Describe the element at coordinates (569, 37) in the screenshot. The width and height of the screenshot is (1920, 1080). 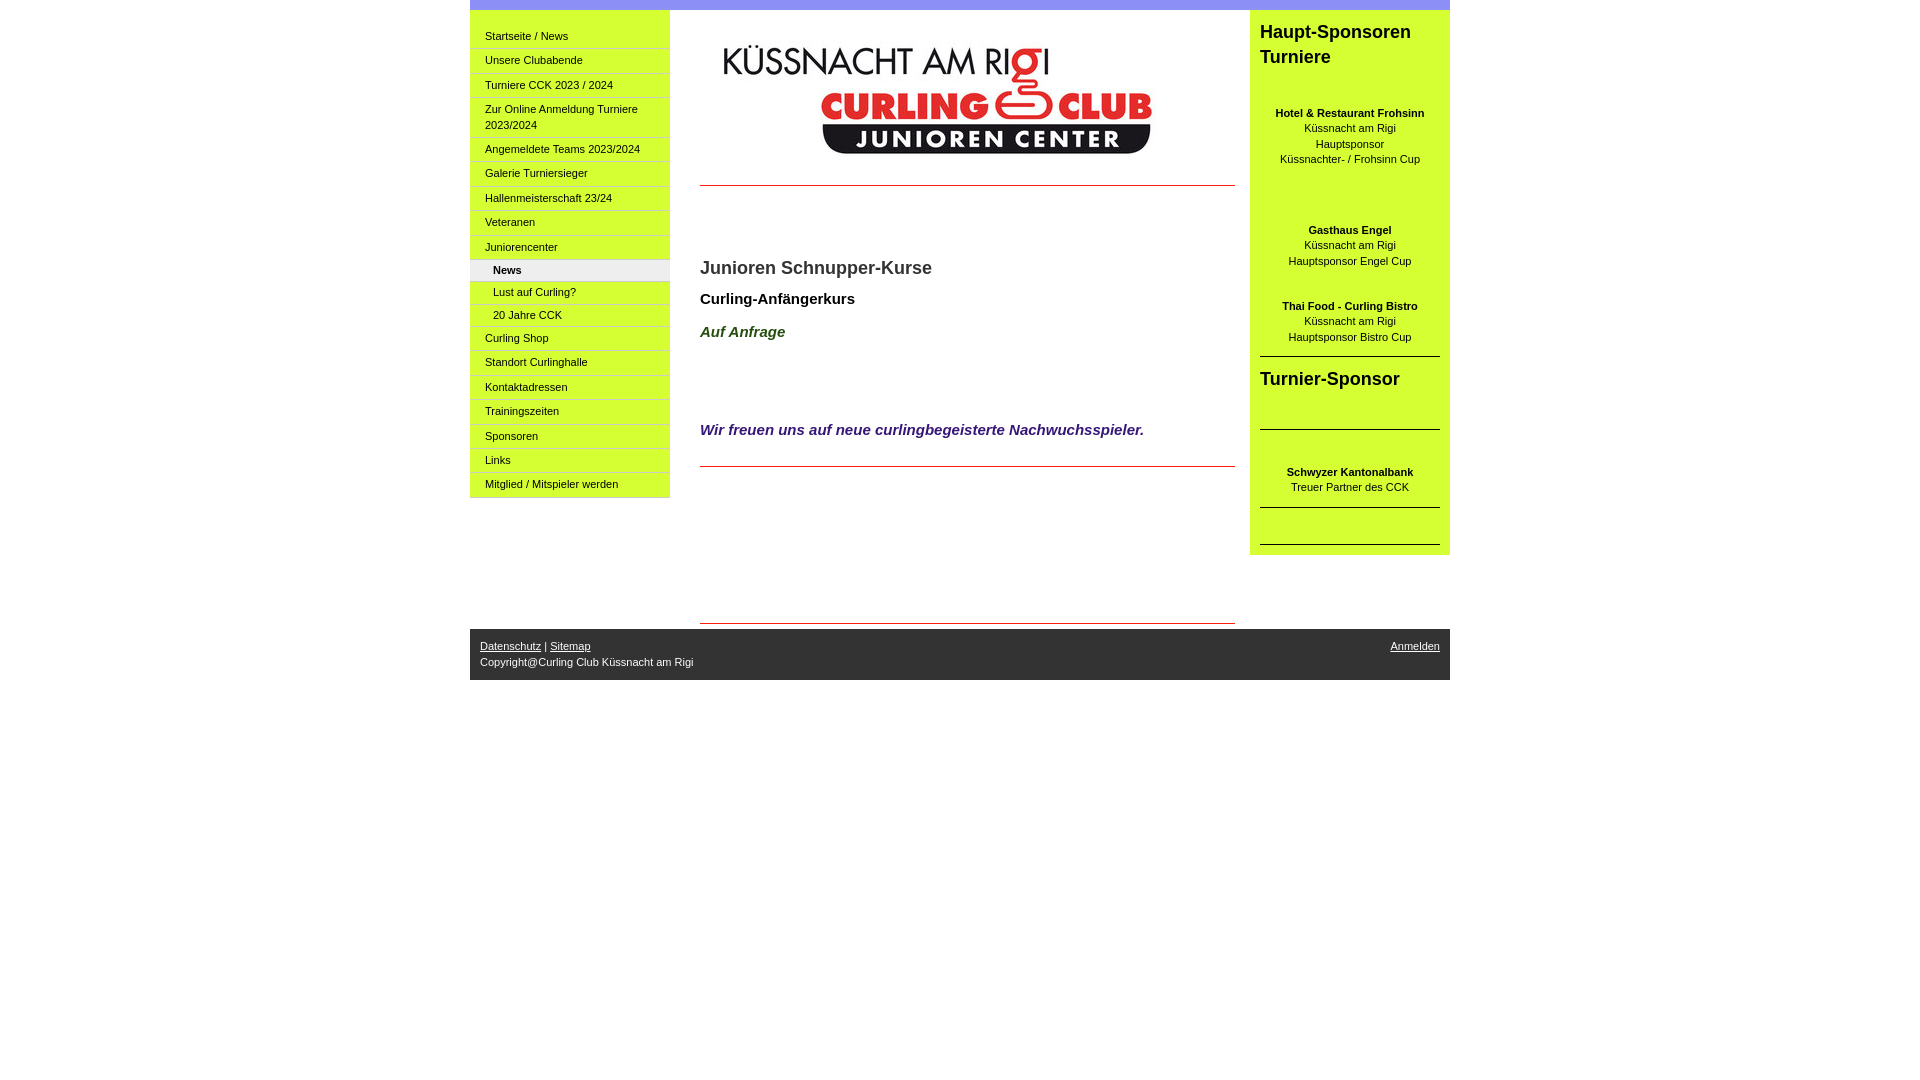
I see `'Startseite / News'` at that location.